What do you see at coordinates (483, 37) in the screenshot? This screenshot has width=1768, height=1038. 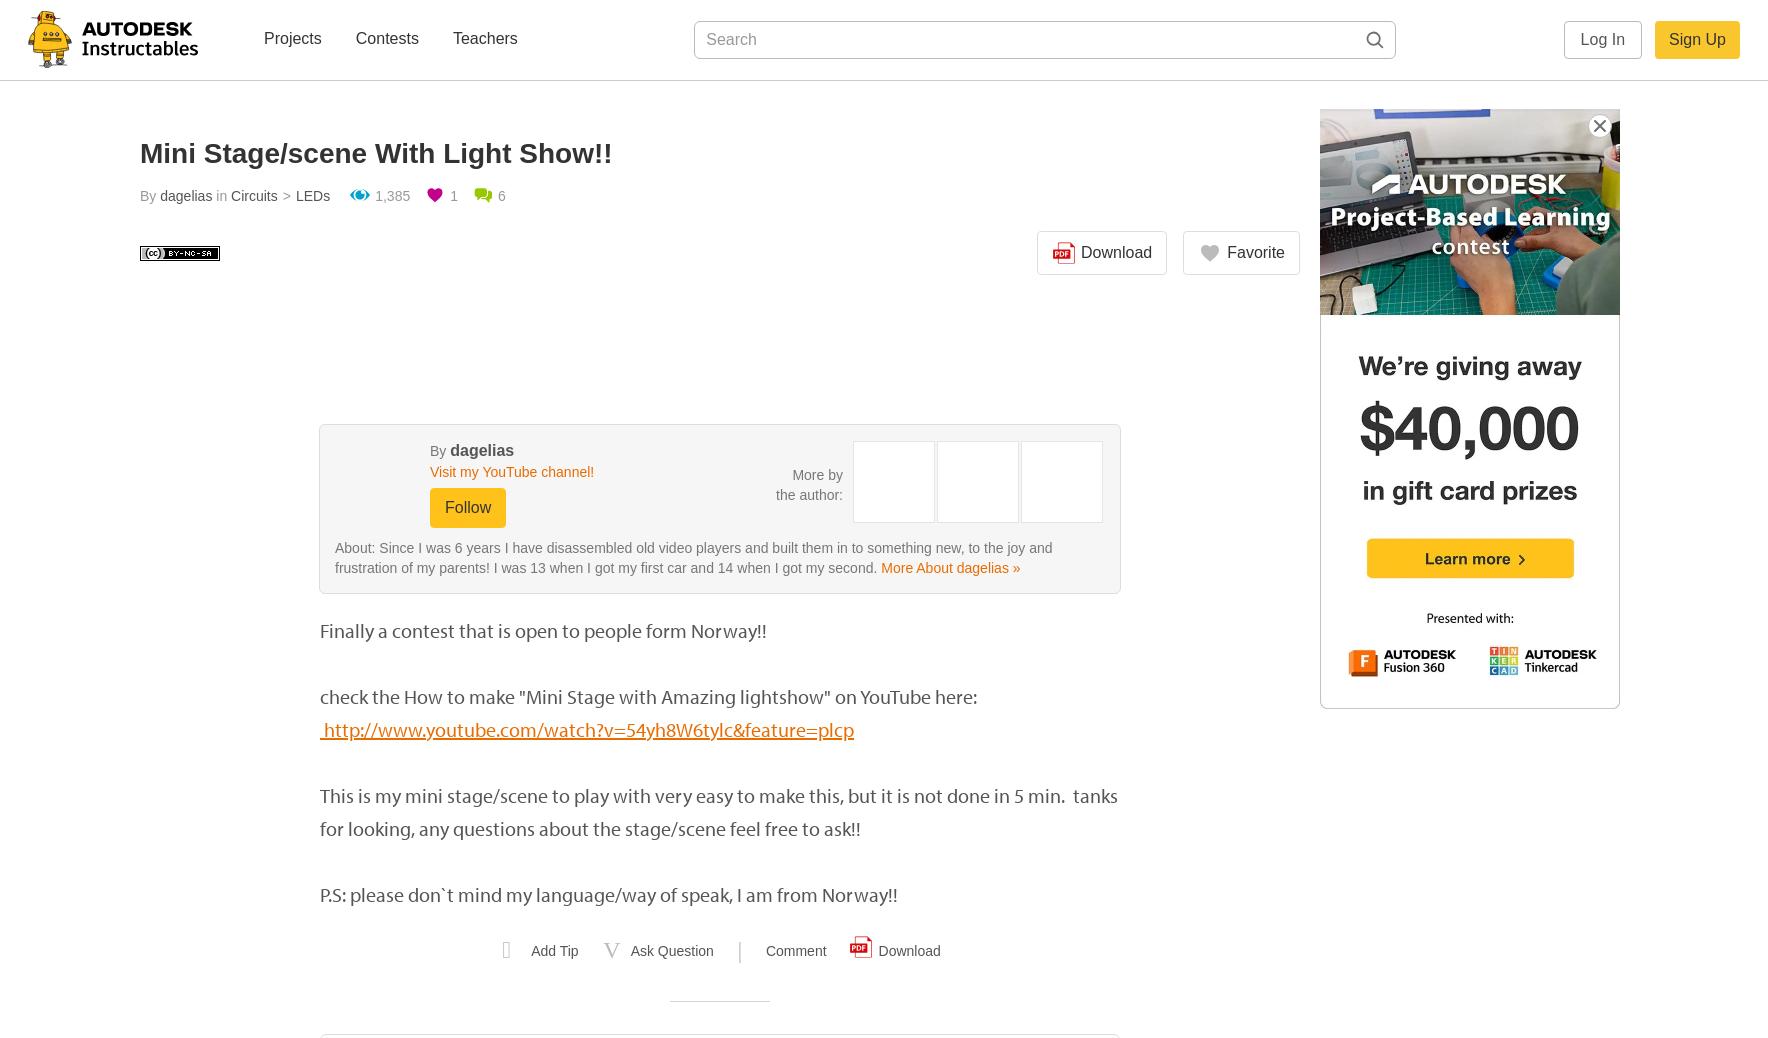 I see `'Teachers'` at bounding box center [483, 37].